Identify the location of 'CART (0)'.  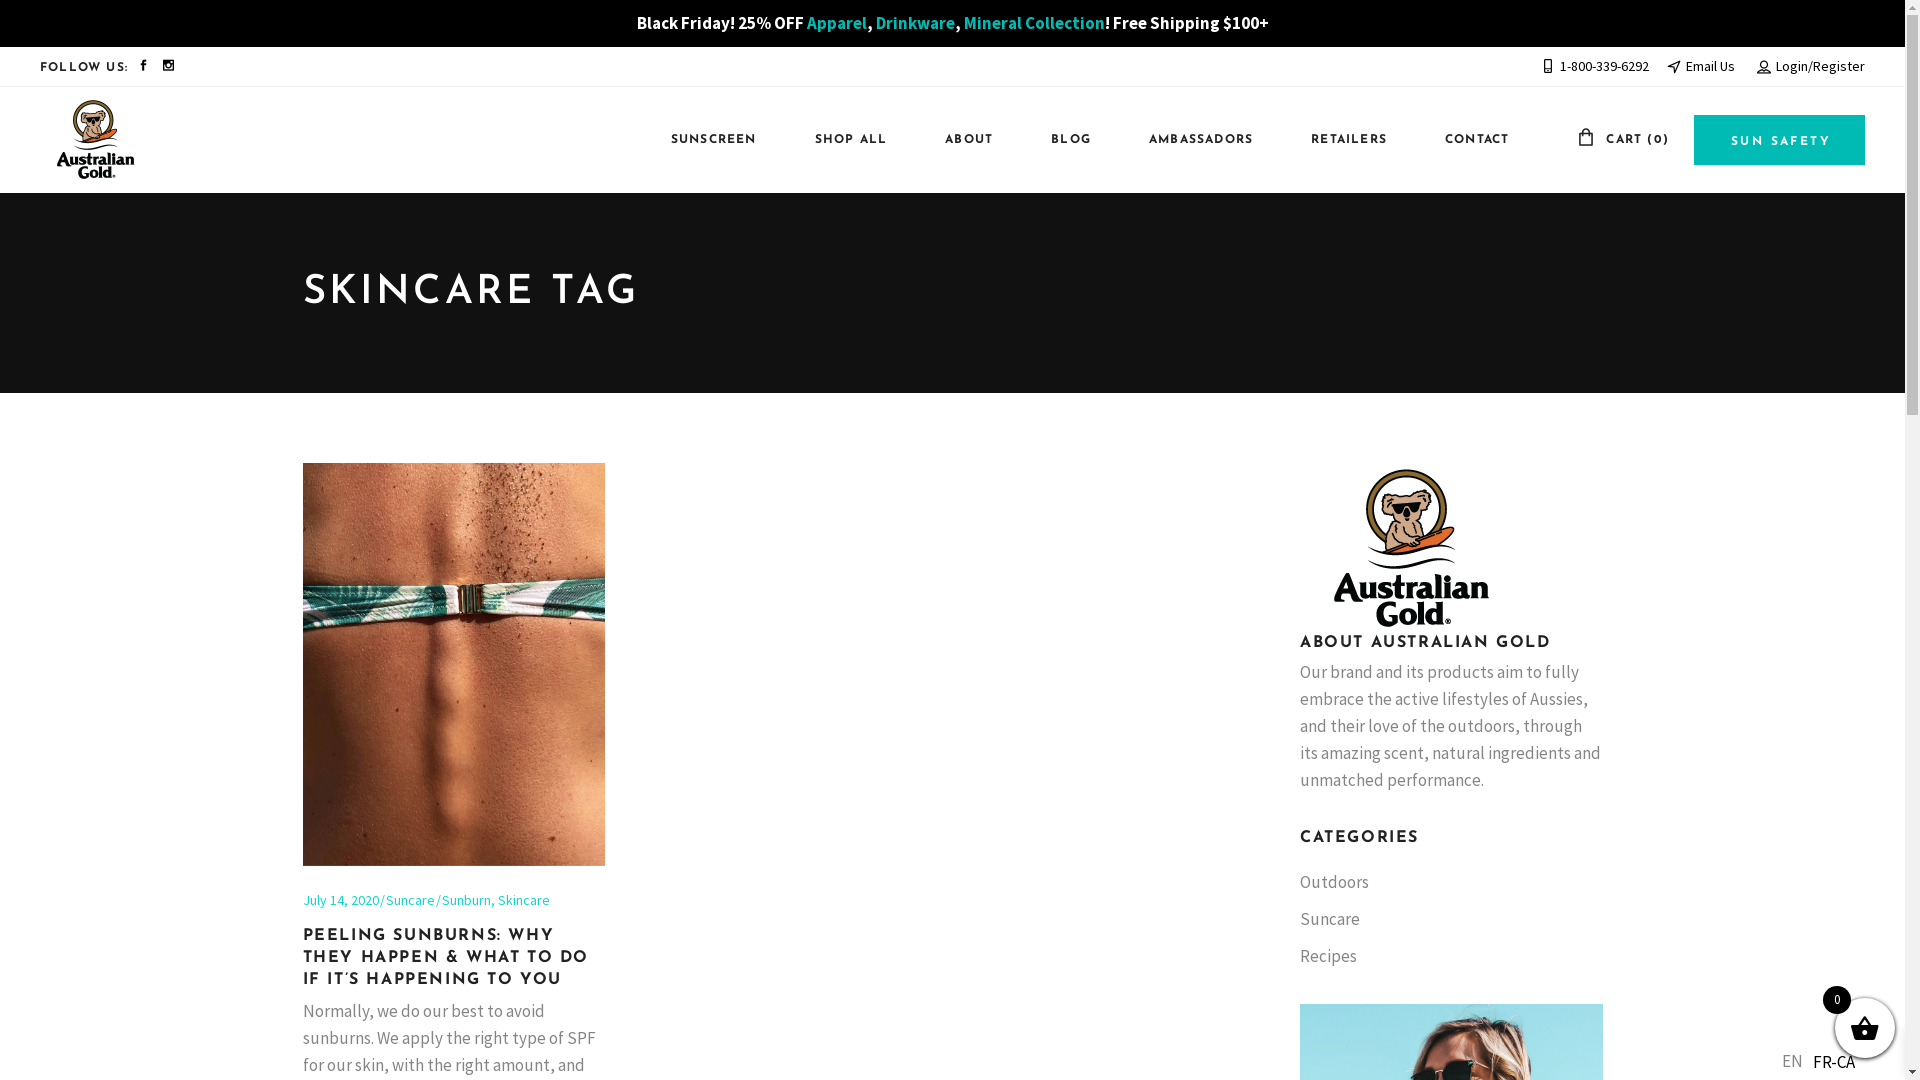
(1622, 138).